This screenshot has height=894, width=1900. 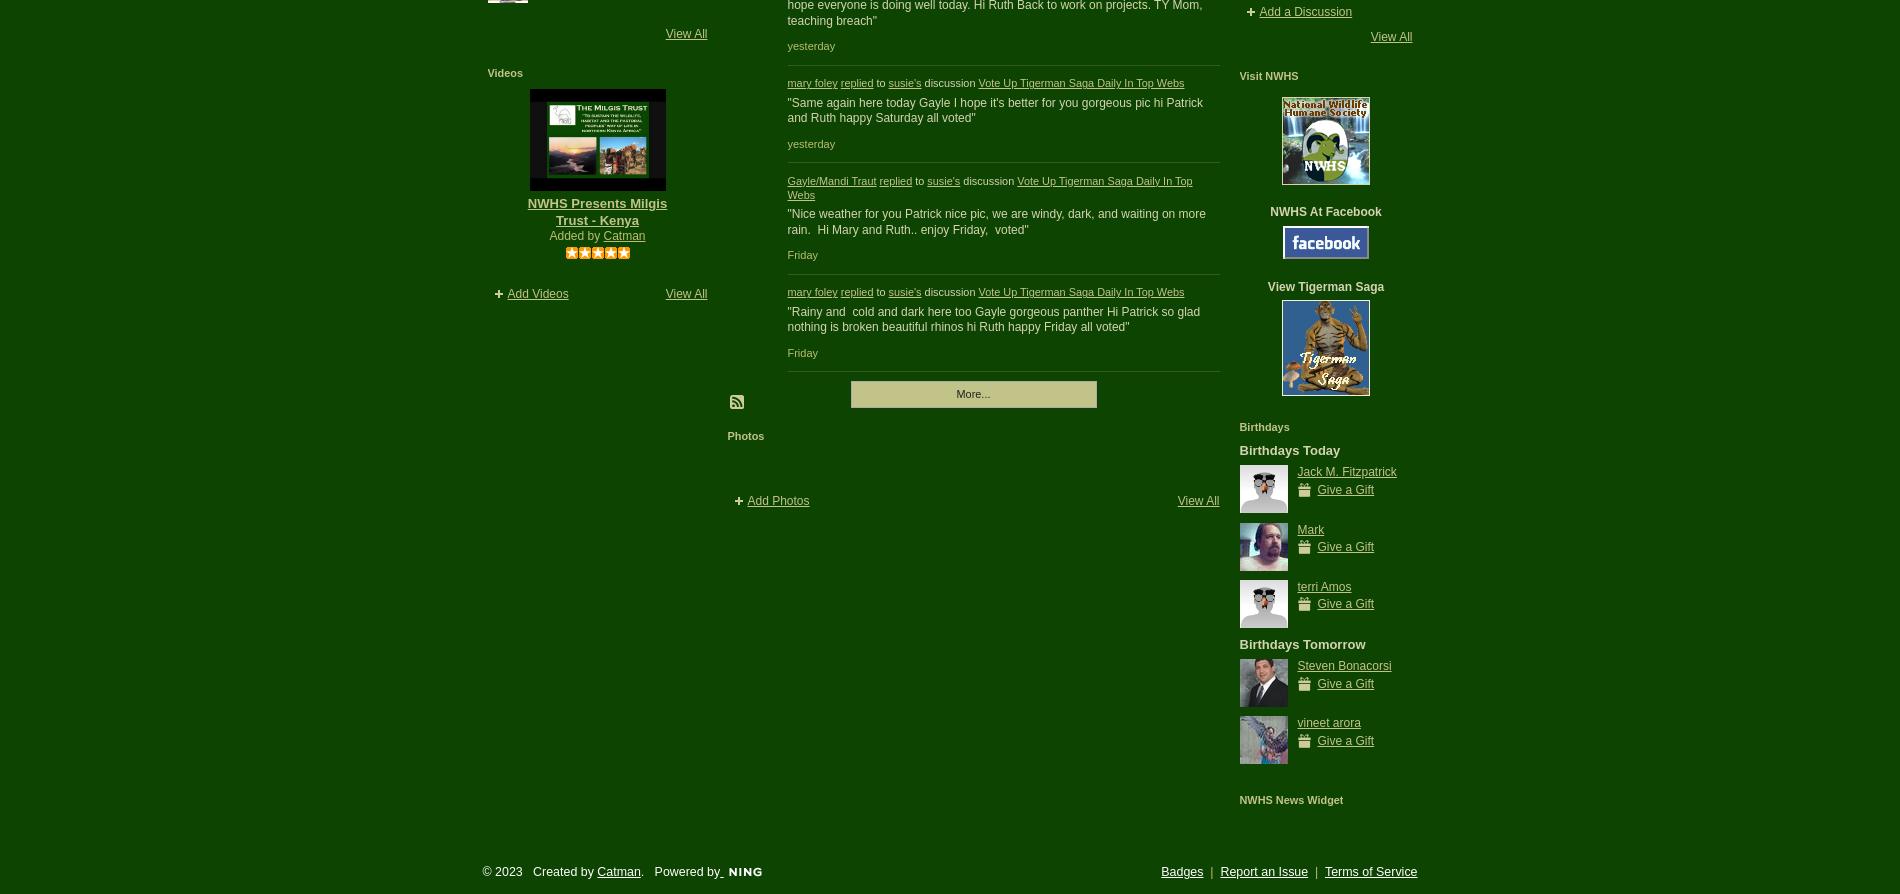 I want to click on 'Jack M. Fitzpatrick', so click(x=1345, y=472).